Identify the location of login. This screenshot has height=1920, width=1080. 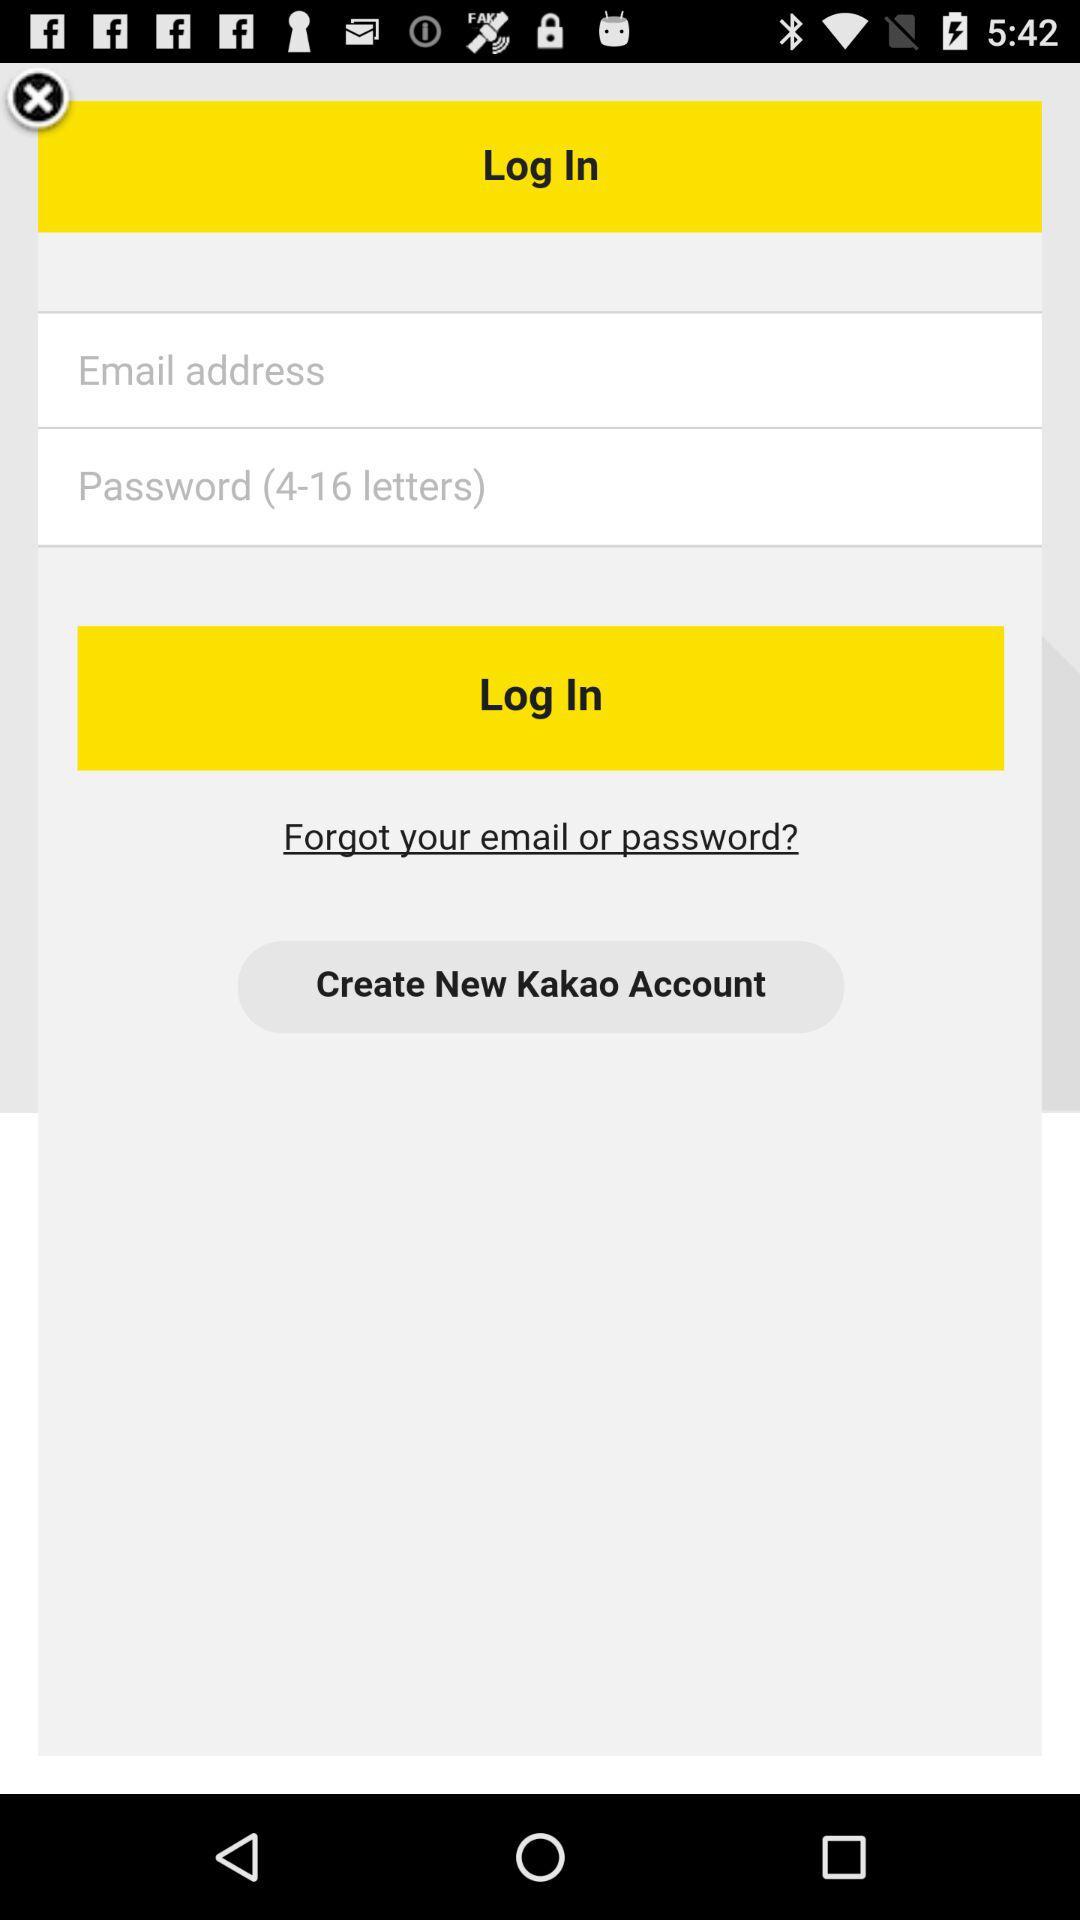
(540, 927).